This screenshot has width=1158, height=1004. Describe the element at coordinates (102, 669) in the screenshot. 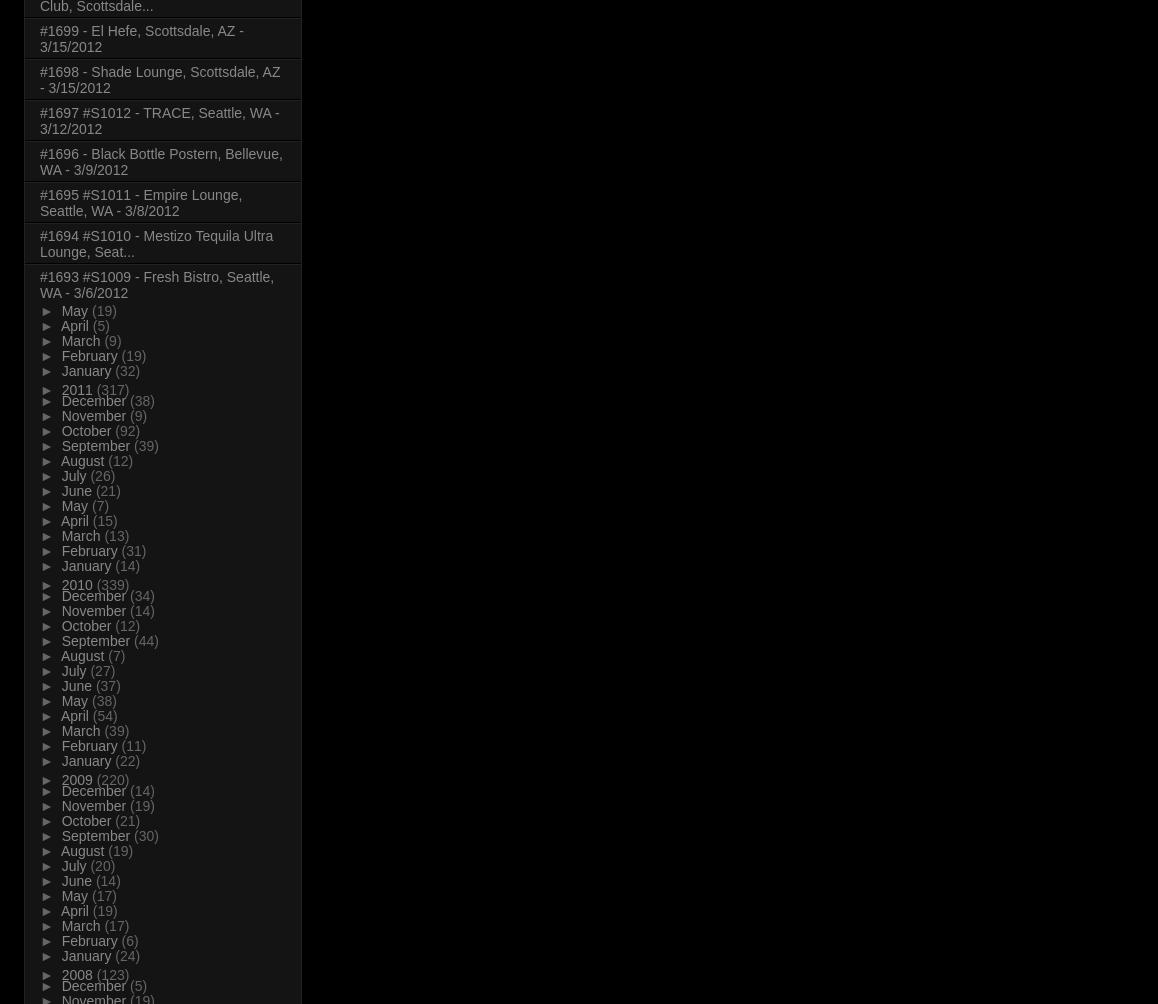

I see `'(27)'` at that location.